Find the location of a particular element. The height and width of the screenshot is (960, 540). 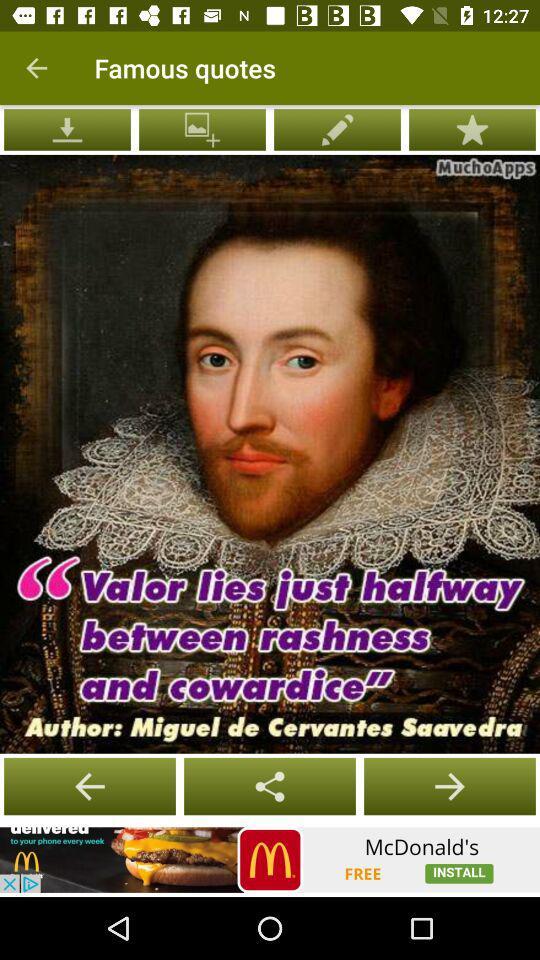

connect to site is located at coordinates (270, 859).